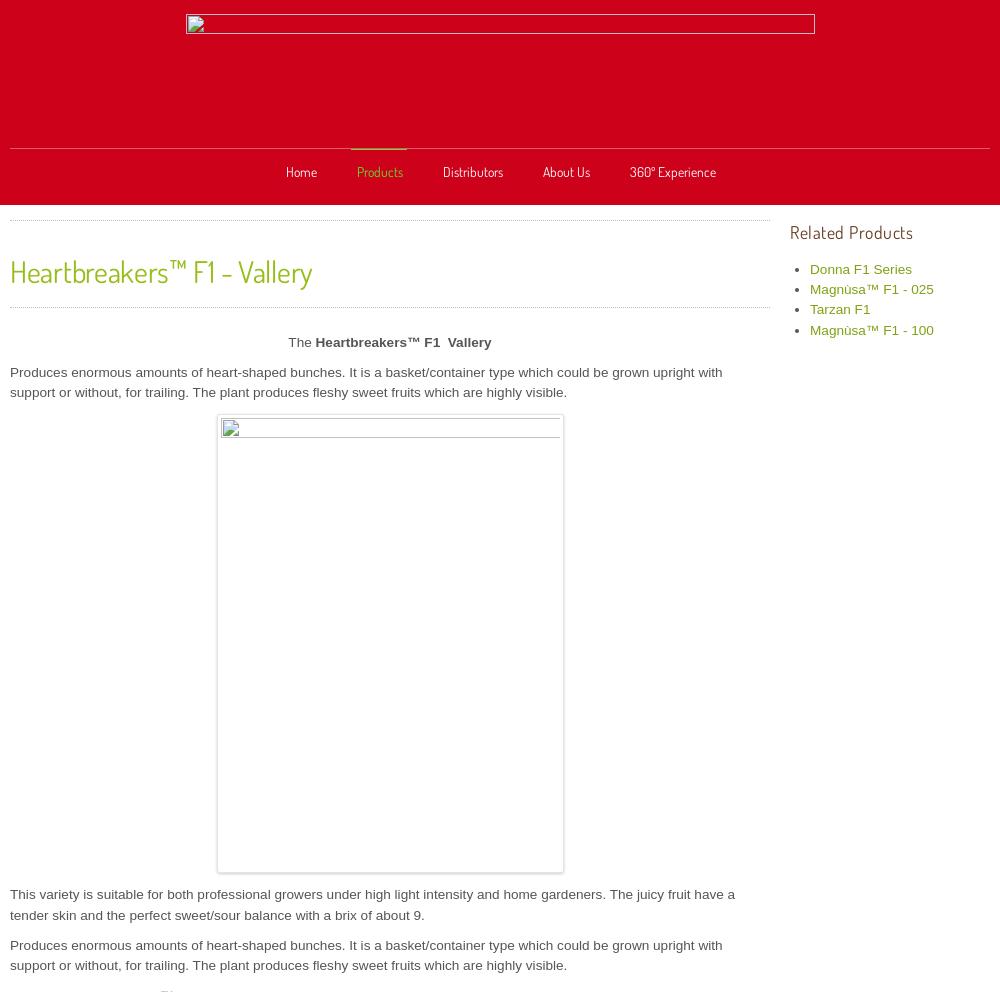 This screenshot has height=992, width=1000. Describe the element at coordinates (810, 309) in the screenshot. I see `'Tarzan F1'` at that location.